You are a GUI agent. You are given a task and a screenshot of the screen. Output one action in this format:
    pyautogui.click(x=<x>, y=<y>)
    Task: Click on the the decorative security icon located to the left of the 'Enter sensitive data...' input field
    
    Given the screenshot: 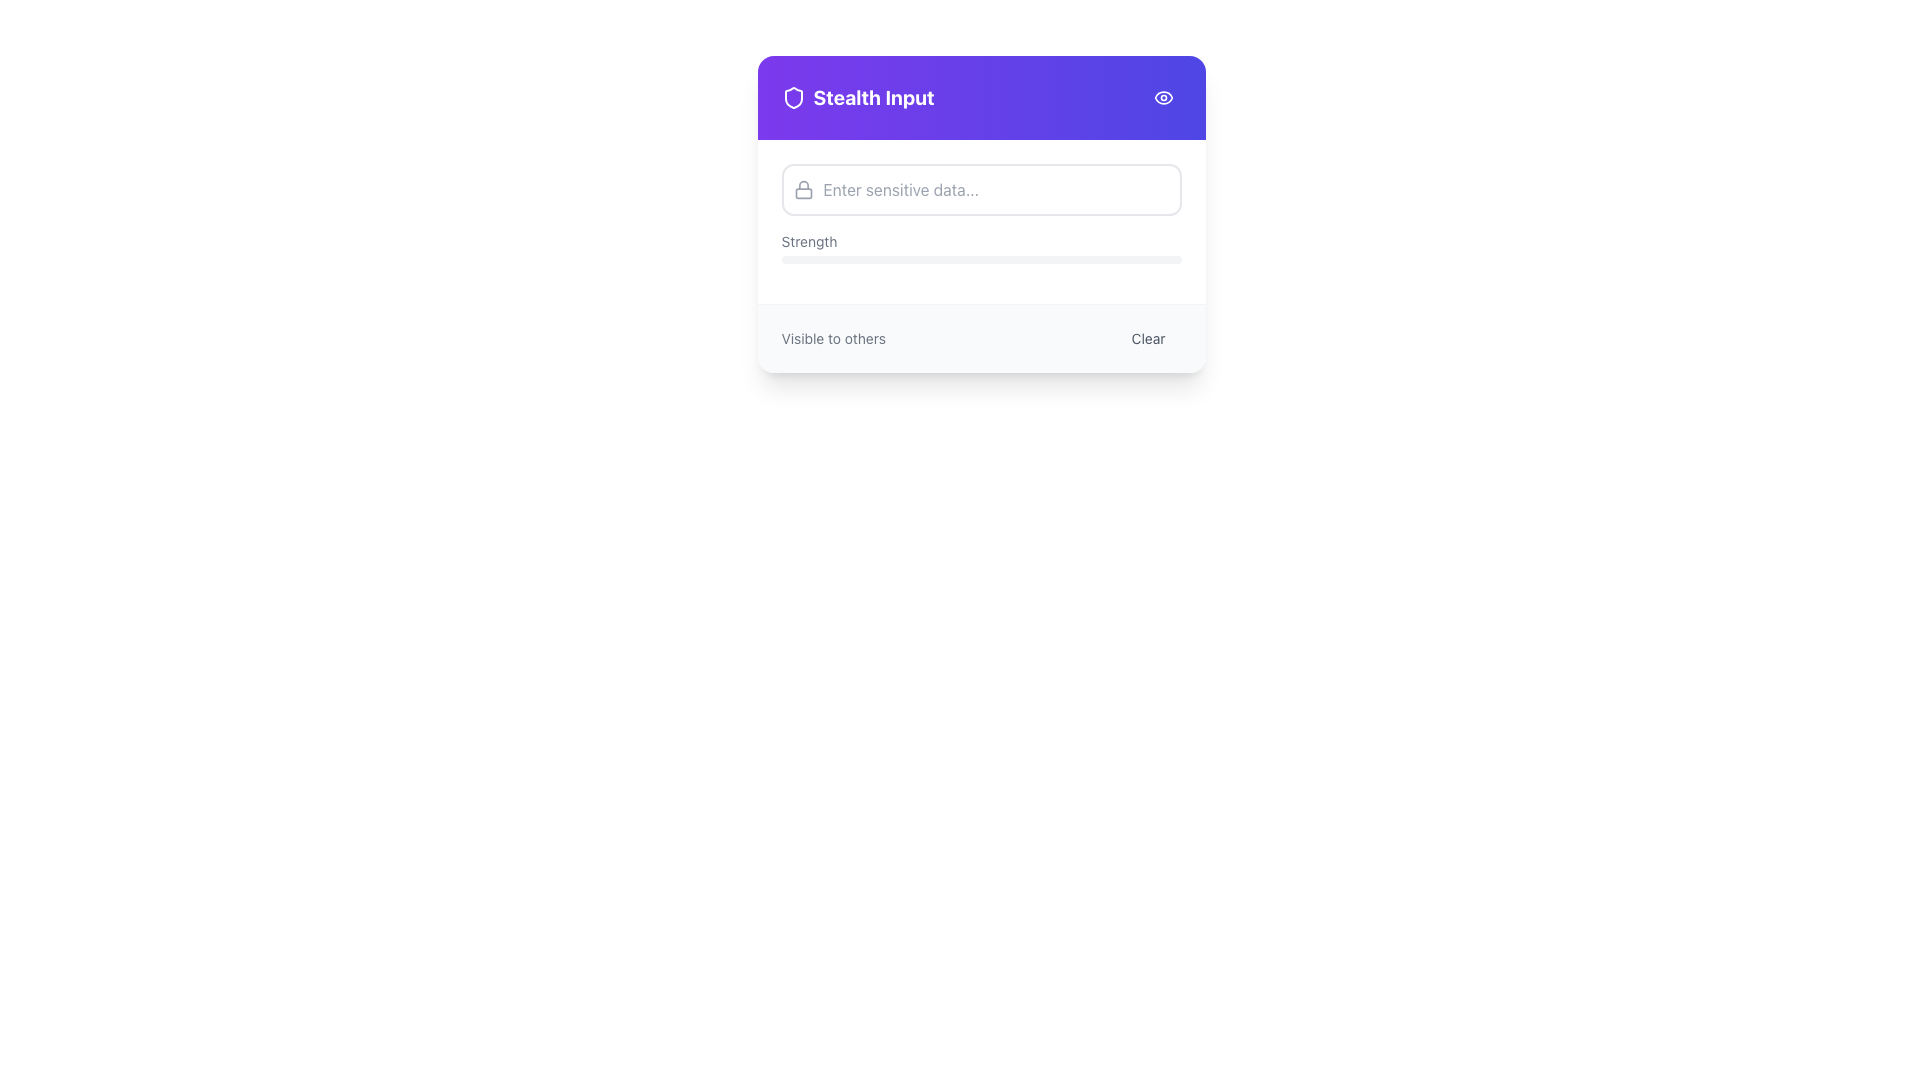 What is the action you would take?
    pyautogui.click(x=803, y=189)
    